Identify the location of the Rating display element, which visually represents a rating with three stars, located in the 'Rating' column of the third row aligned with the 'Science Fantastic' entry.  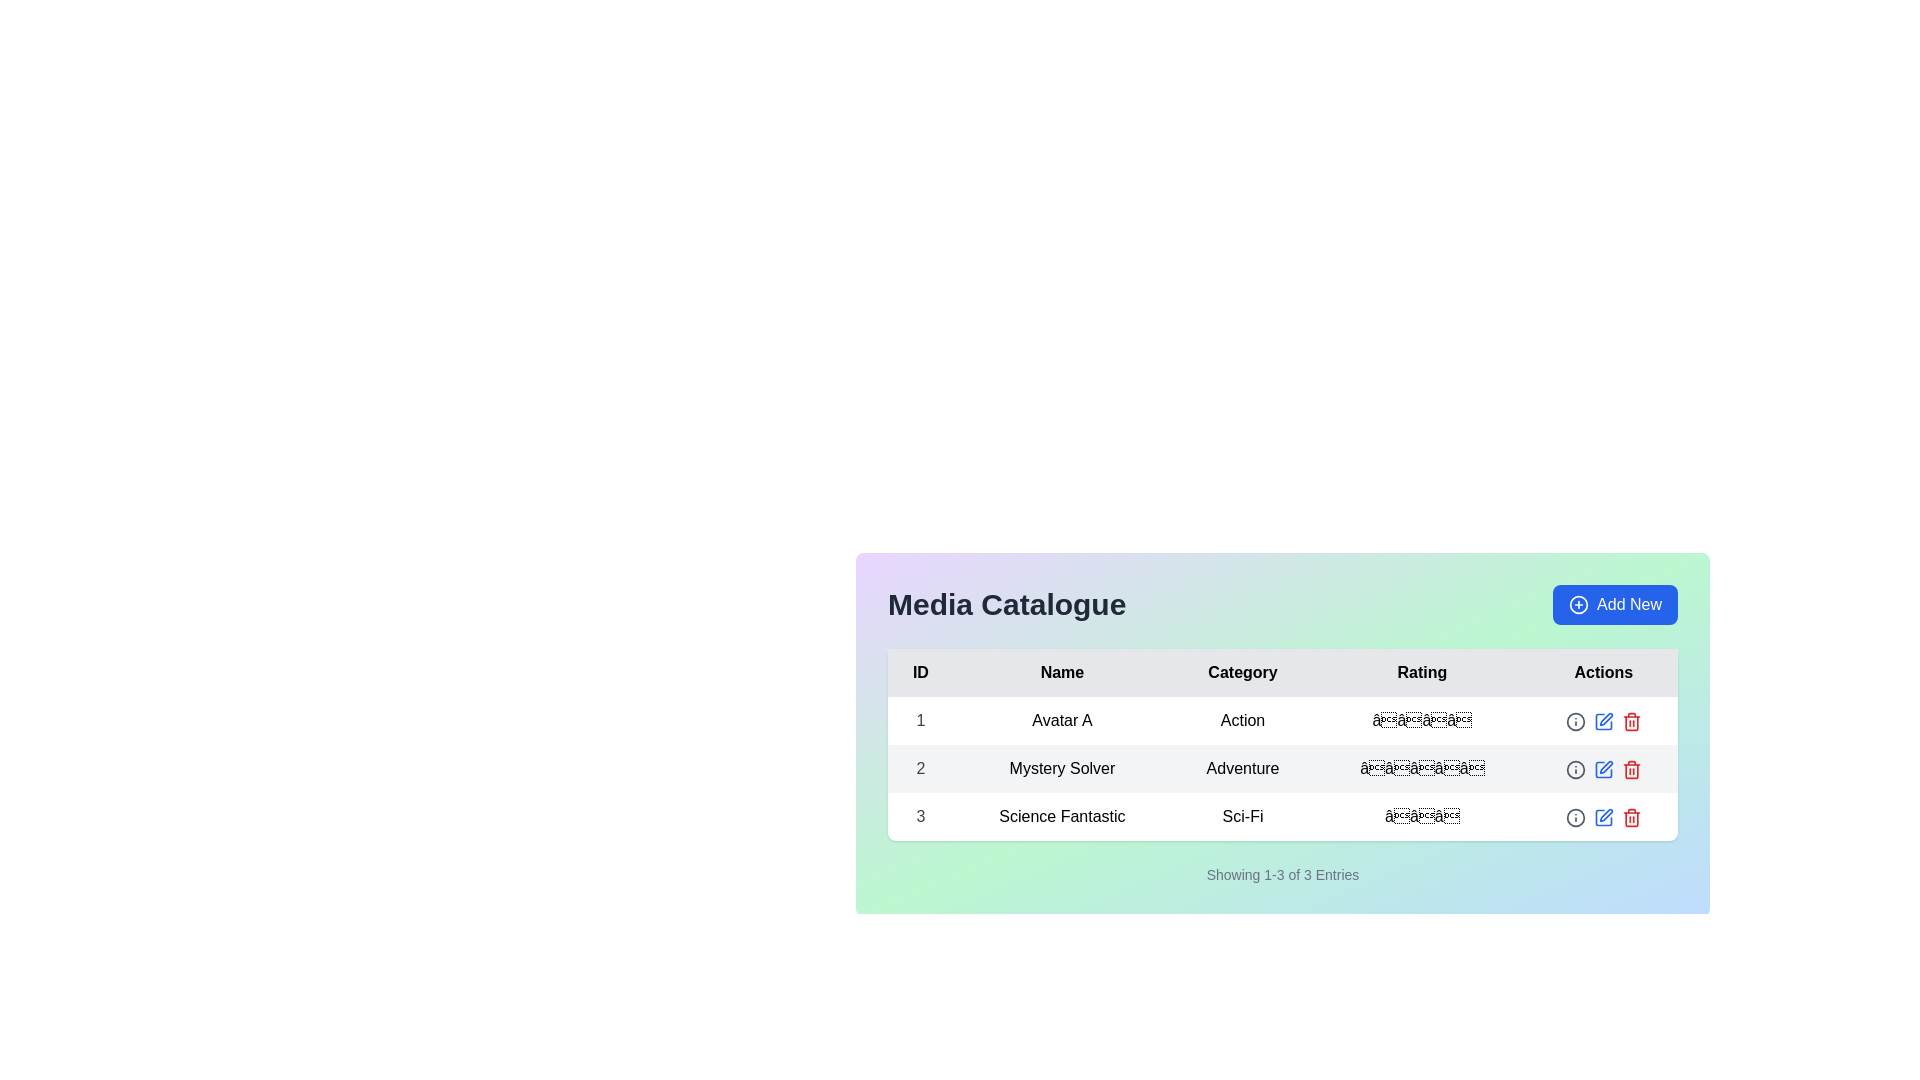
(1421, 817).